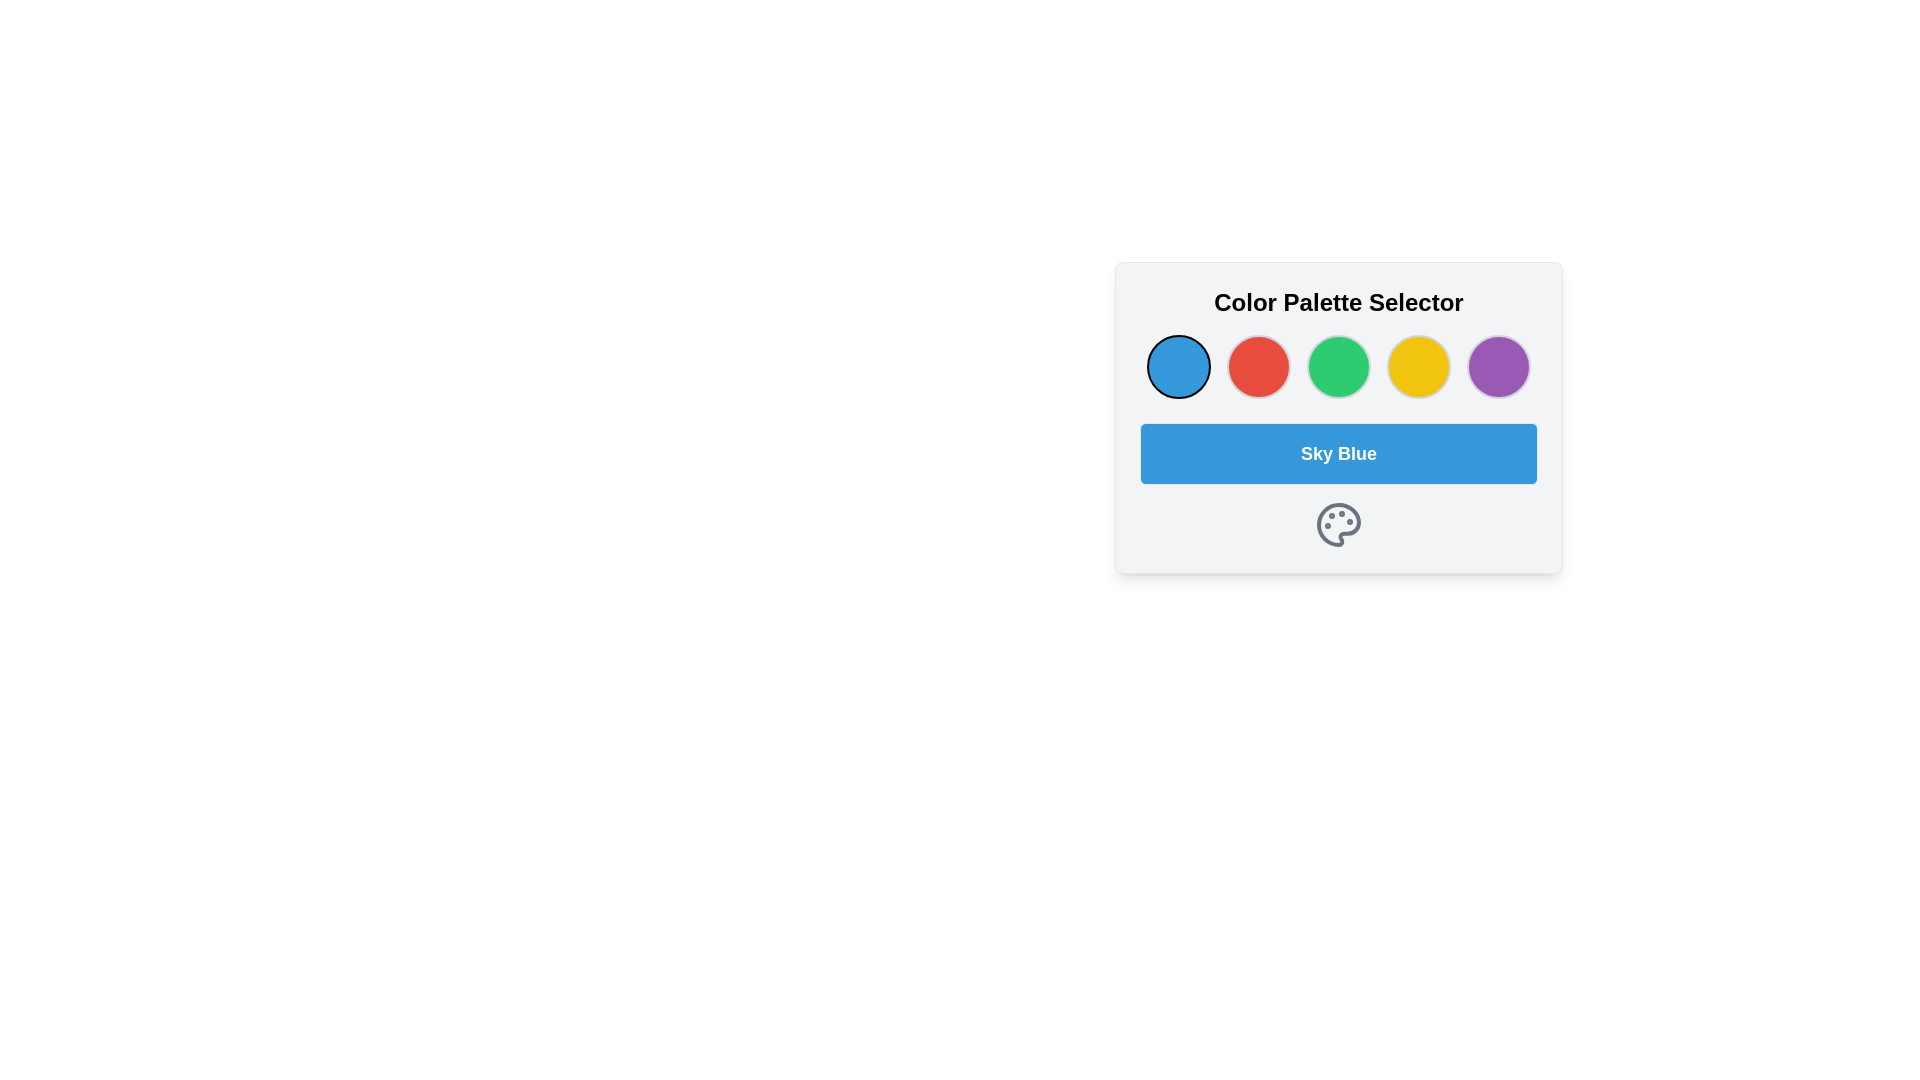  What do you see at coordinates (1339, 454) in the screenshot?
I see `the Text Label displaying 'Sky Blue' in bold white font, which is centrally located on a blue rectangular bar` at bounding box center [1339, 454].